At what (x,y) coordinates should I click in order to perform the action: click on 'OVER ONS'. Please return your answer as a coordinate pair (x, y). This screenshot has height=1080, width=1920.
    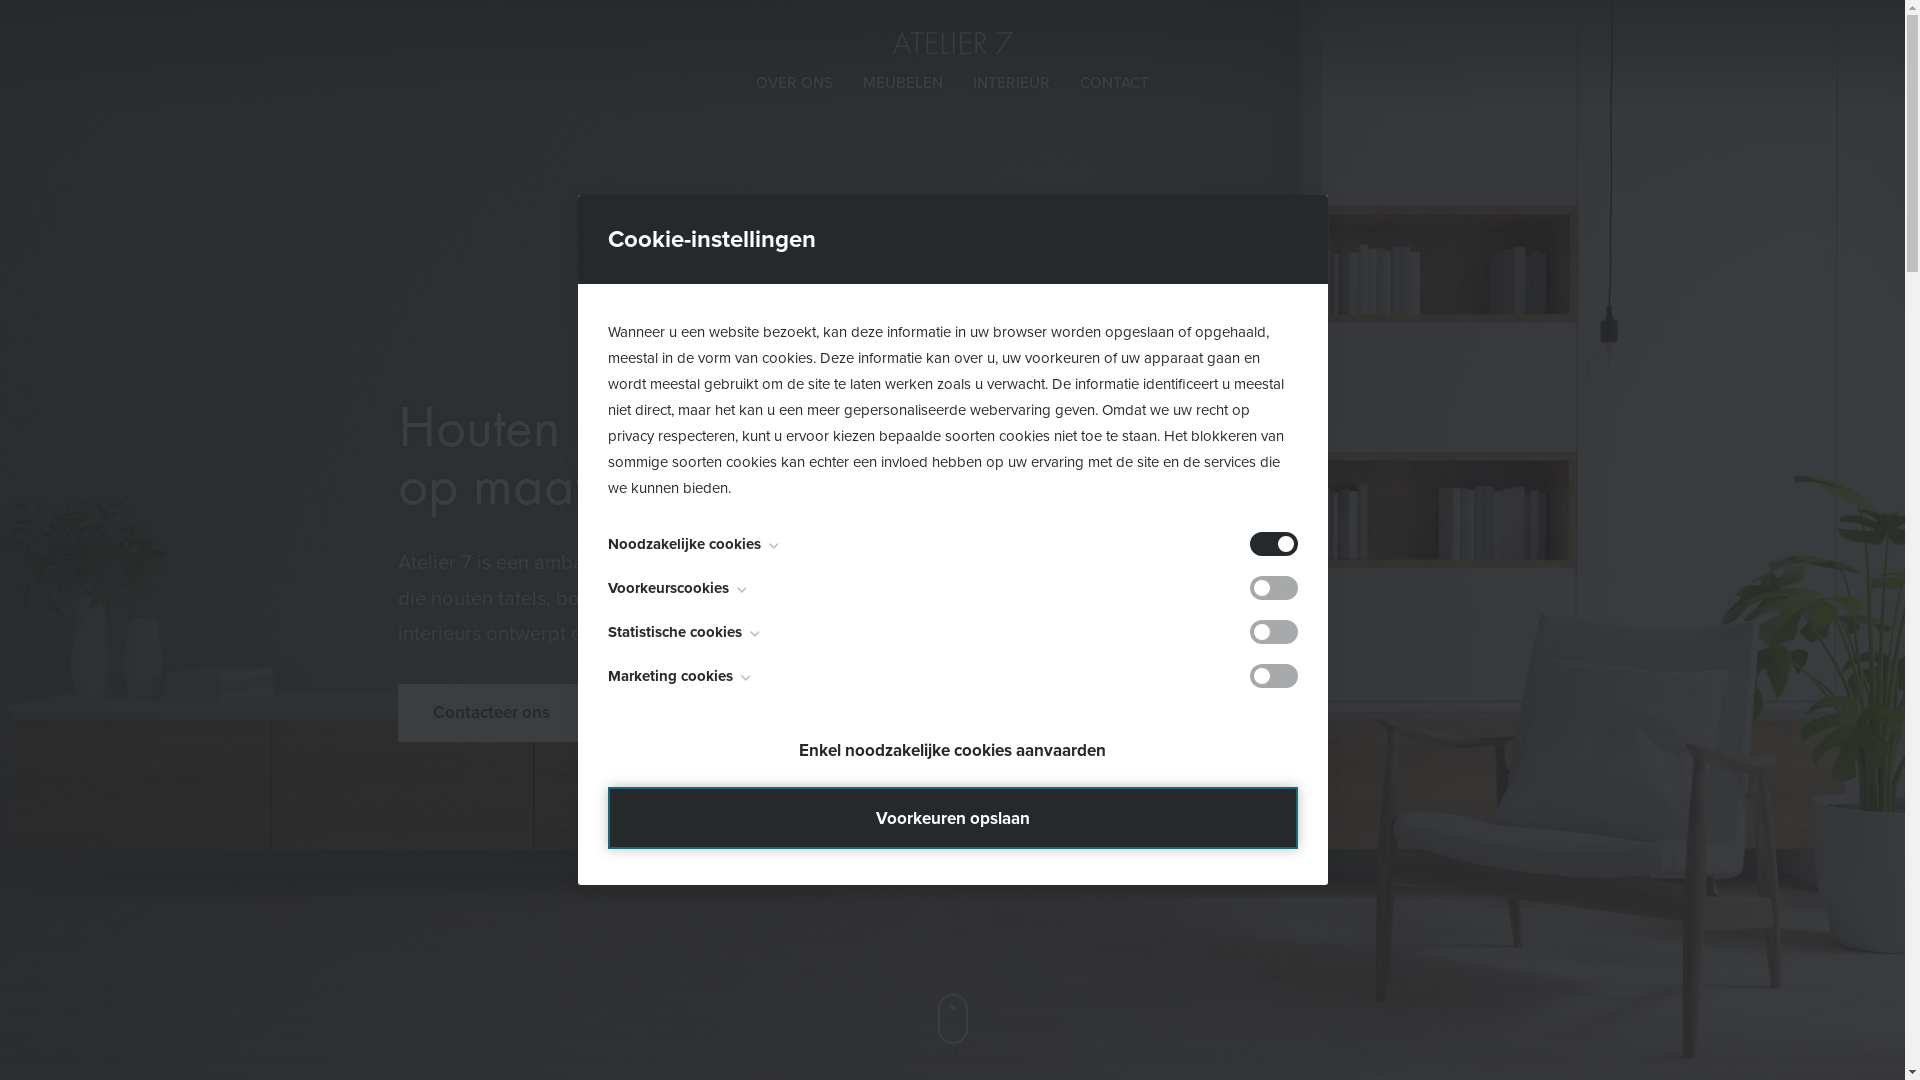
    Looking at the image, I should click on (754, 82).